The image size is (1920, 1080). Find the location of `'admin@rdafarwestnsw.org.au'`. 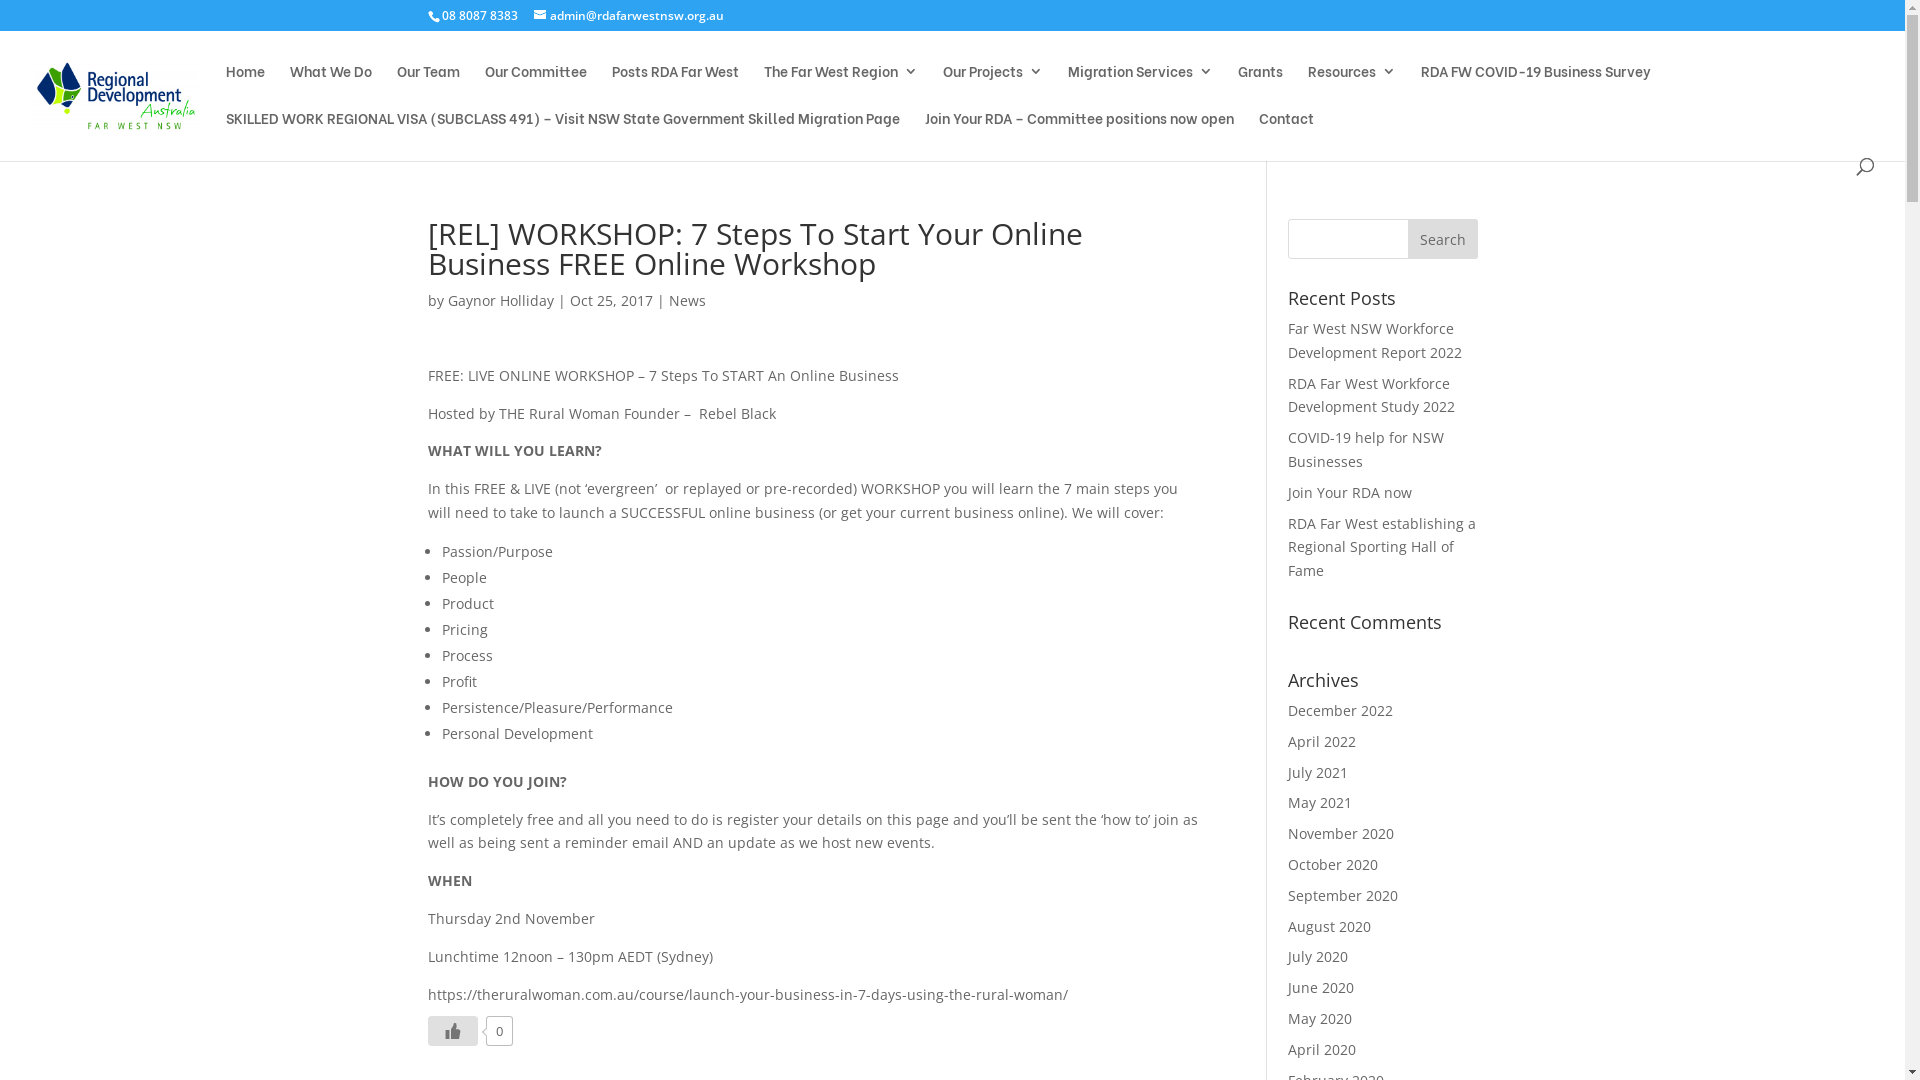

'admin@rdafarwestnsw.org.au' is located at coordinates (627, 15).